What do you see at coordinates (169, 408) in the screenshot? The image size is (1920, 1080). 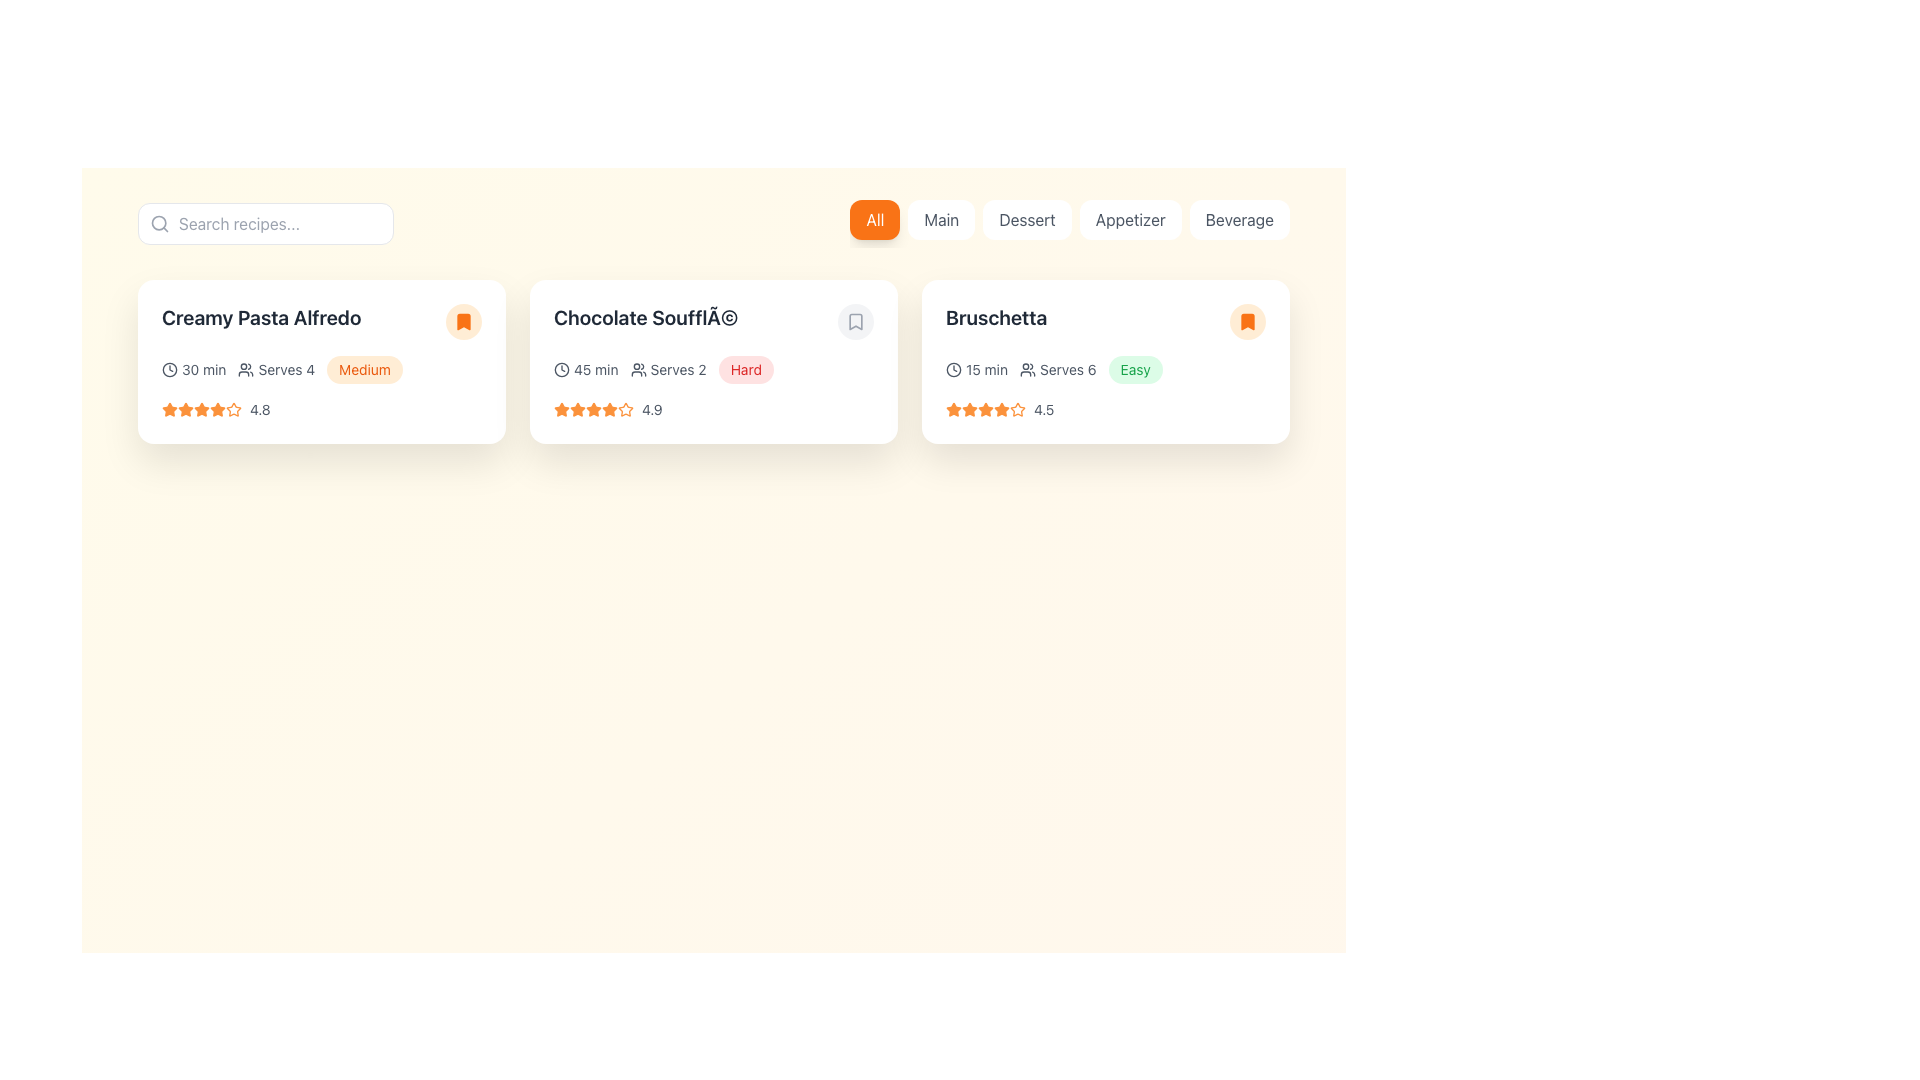 I see `the first orange star-shaped icon used for rating, located in the bottom-left section of the 'Creamy Pasta Alfredo' card` at bounding box center [169, 408].